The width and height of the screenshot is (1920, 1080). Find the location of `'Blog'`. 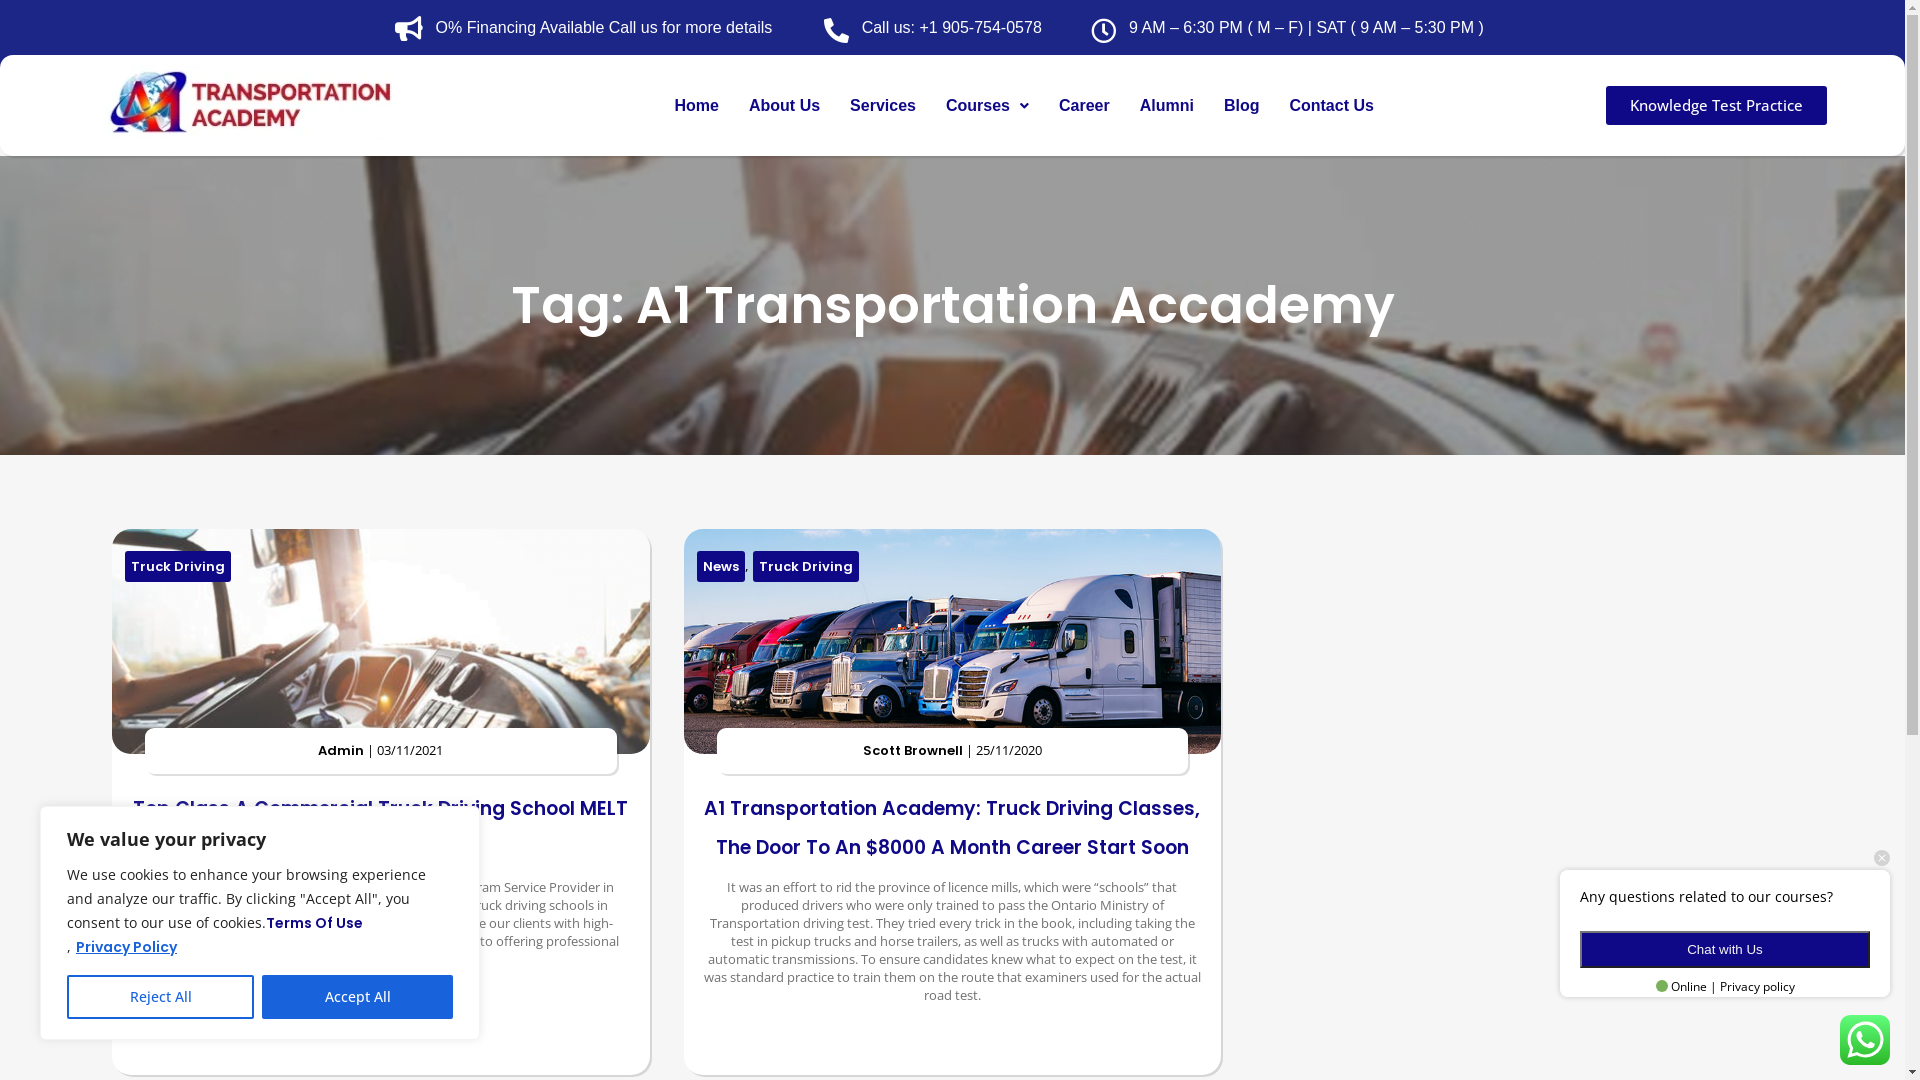

'Blog' is located at coordinates (1241, 104).